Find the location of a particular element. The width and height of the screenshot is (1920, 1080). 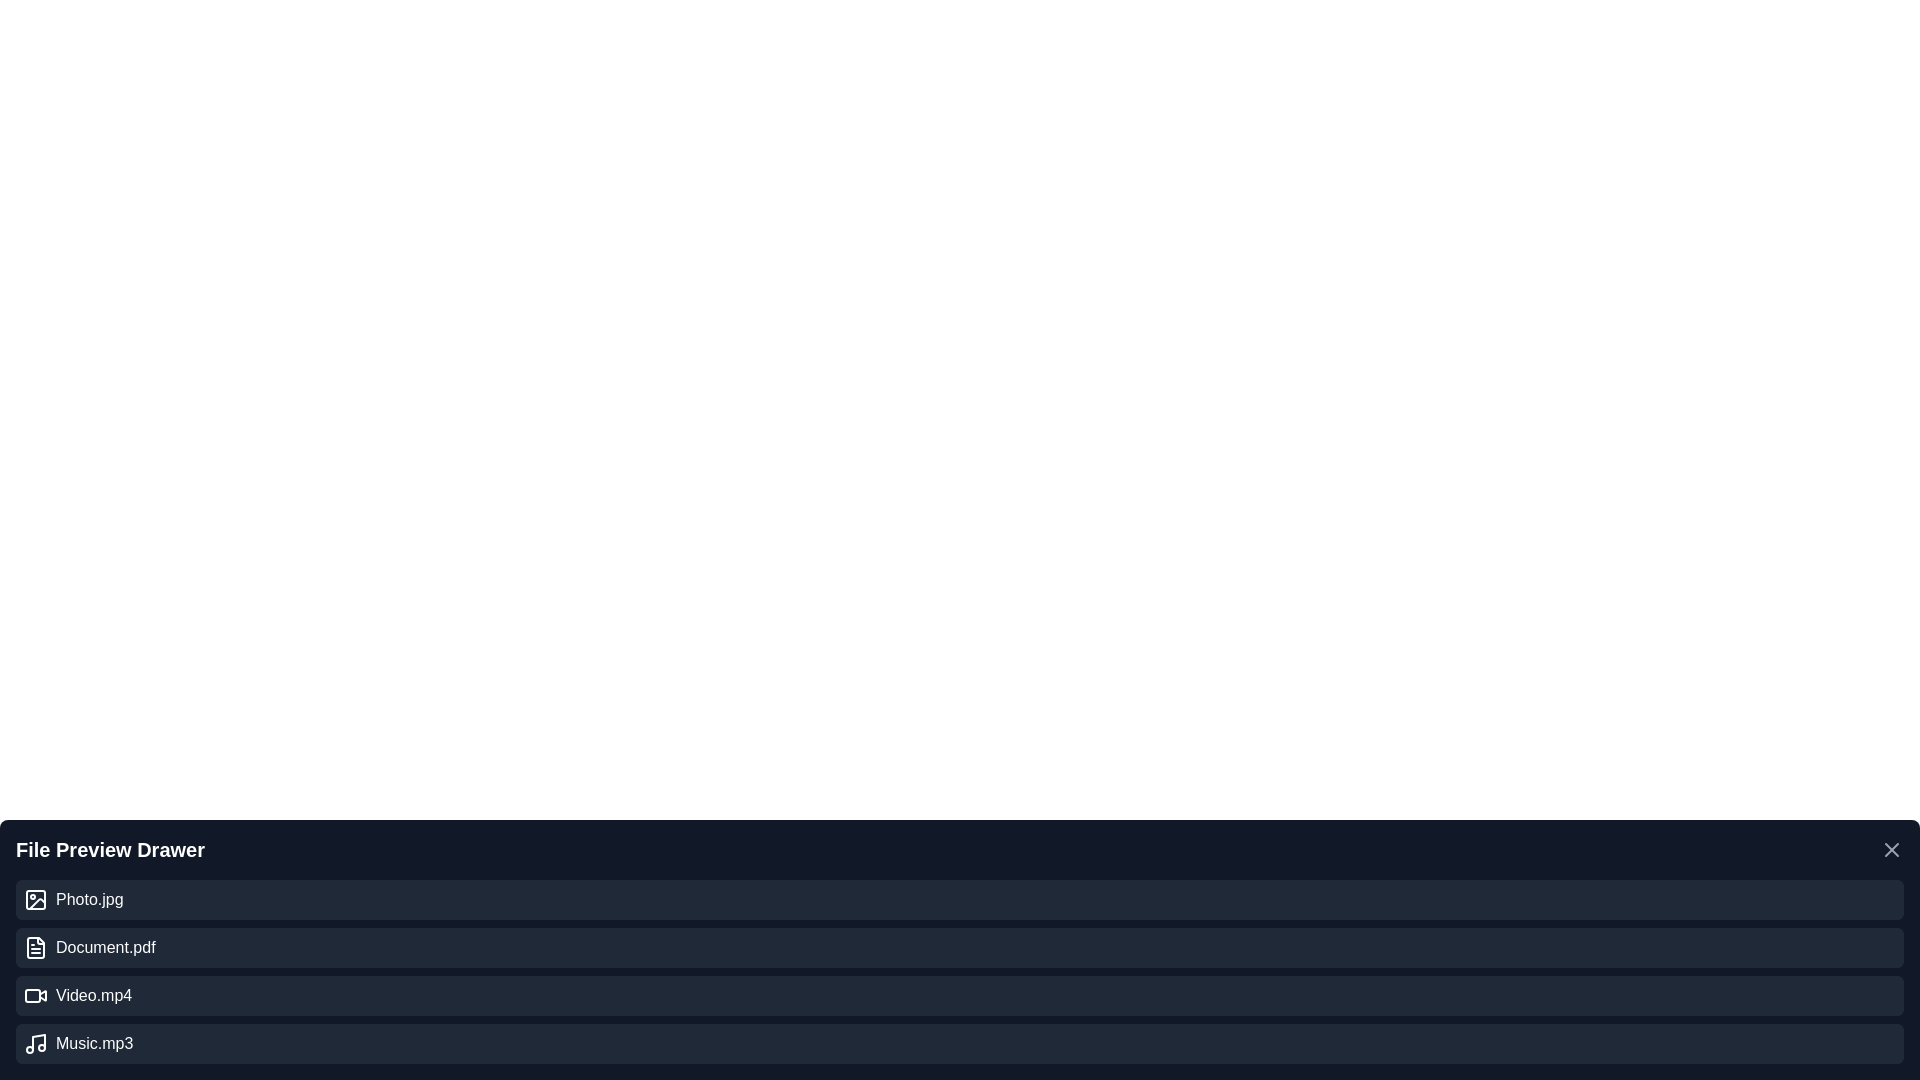

the document icon that represents the file labeled 'Document.pdf' is located at coordinates (35, 947).